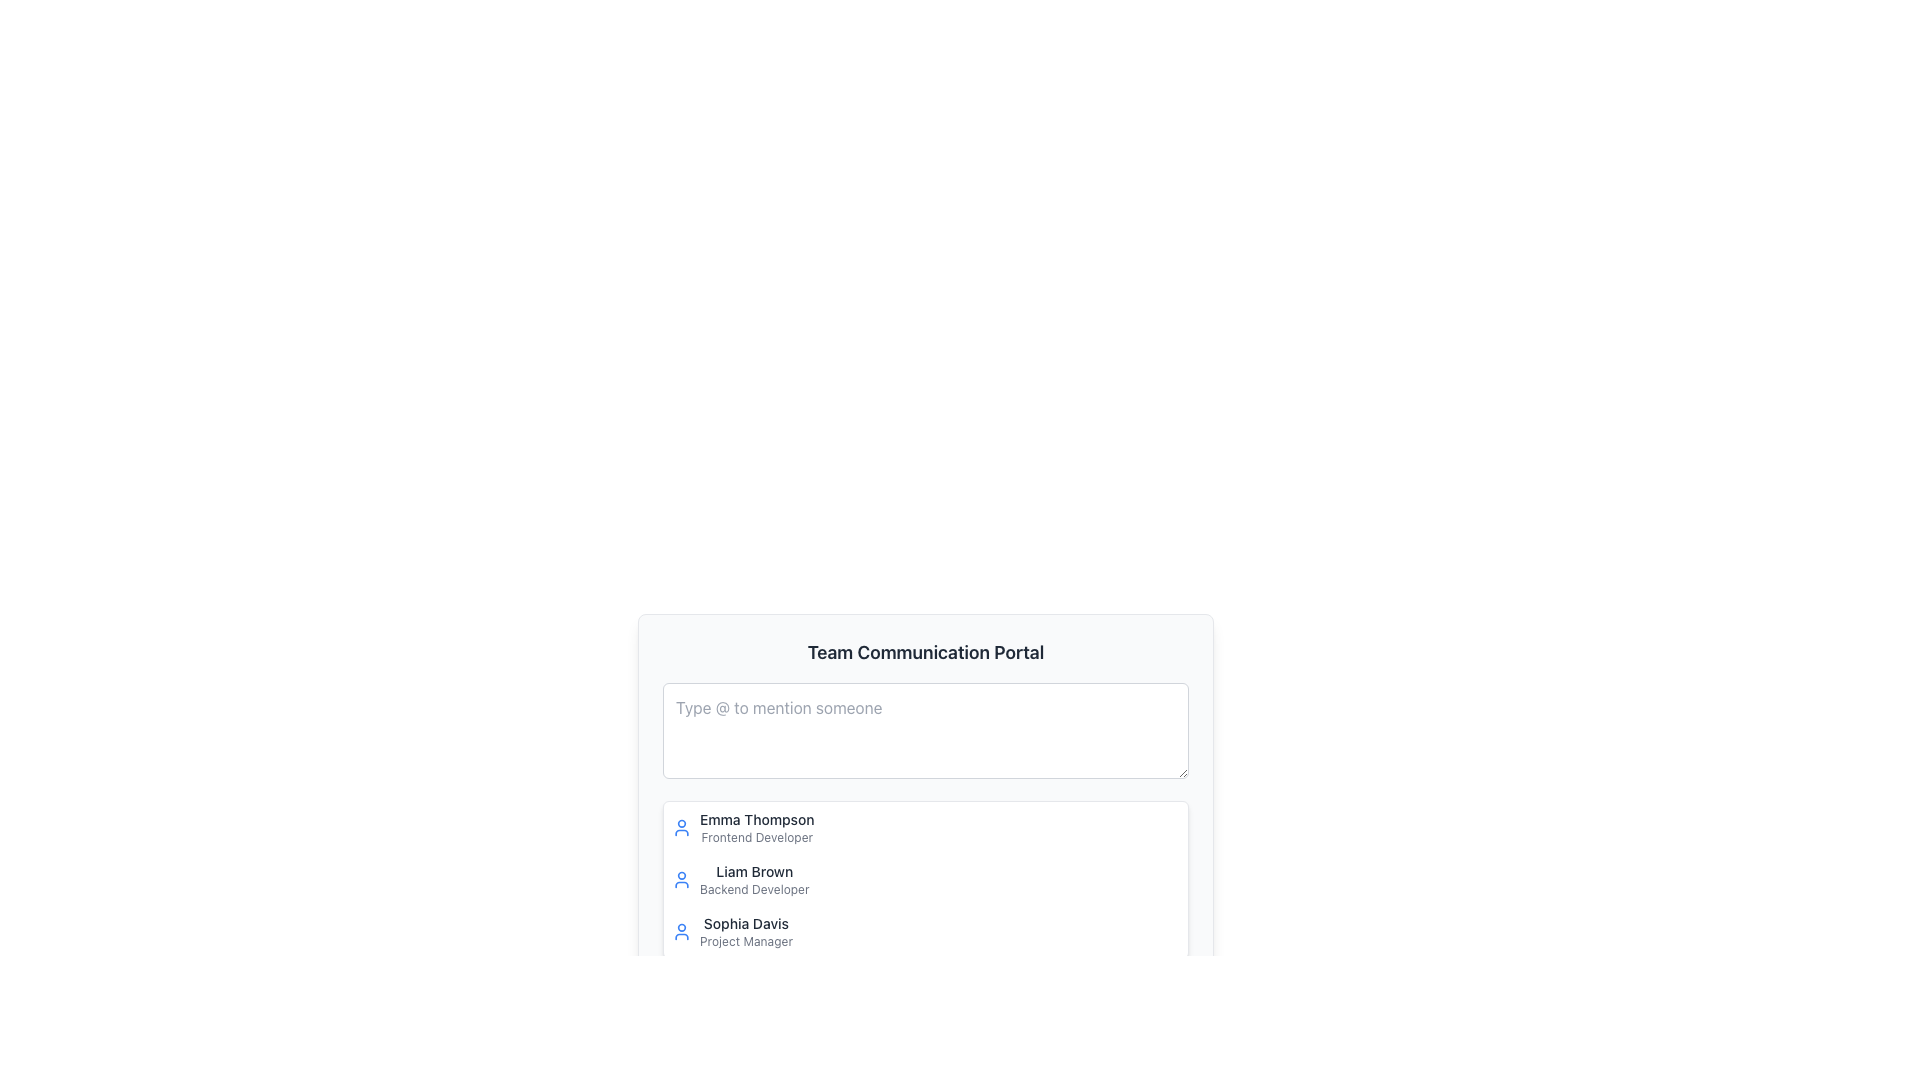  What do you see at coordinates (681, 878) in the screenshot?
I see `the user icon representing 'Liam Brown's profile' located to the left of the text 'Liam Brown - Backend Developer'` at bounding box center [681, 878].